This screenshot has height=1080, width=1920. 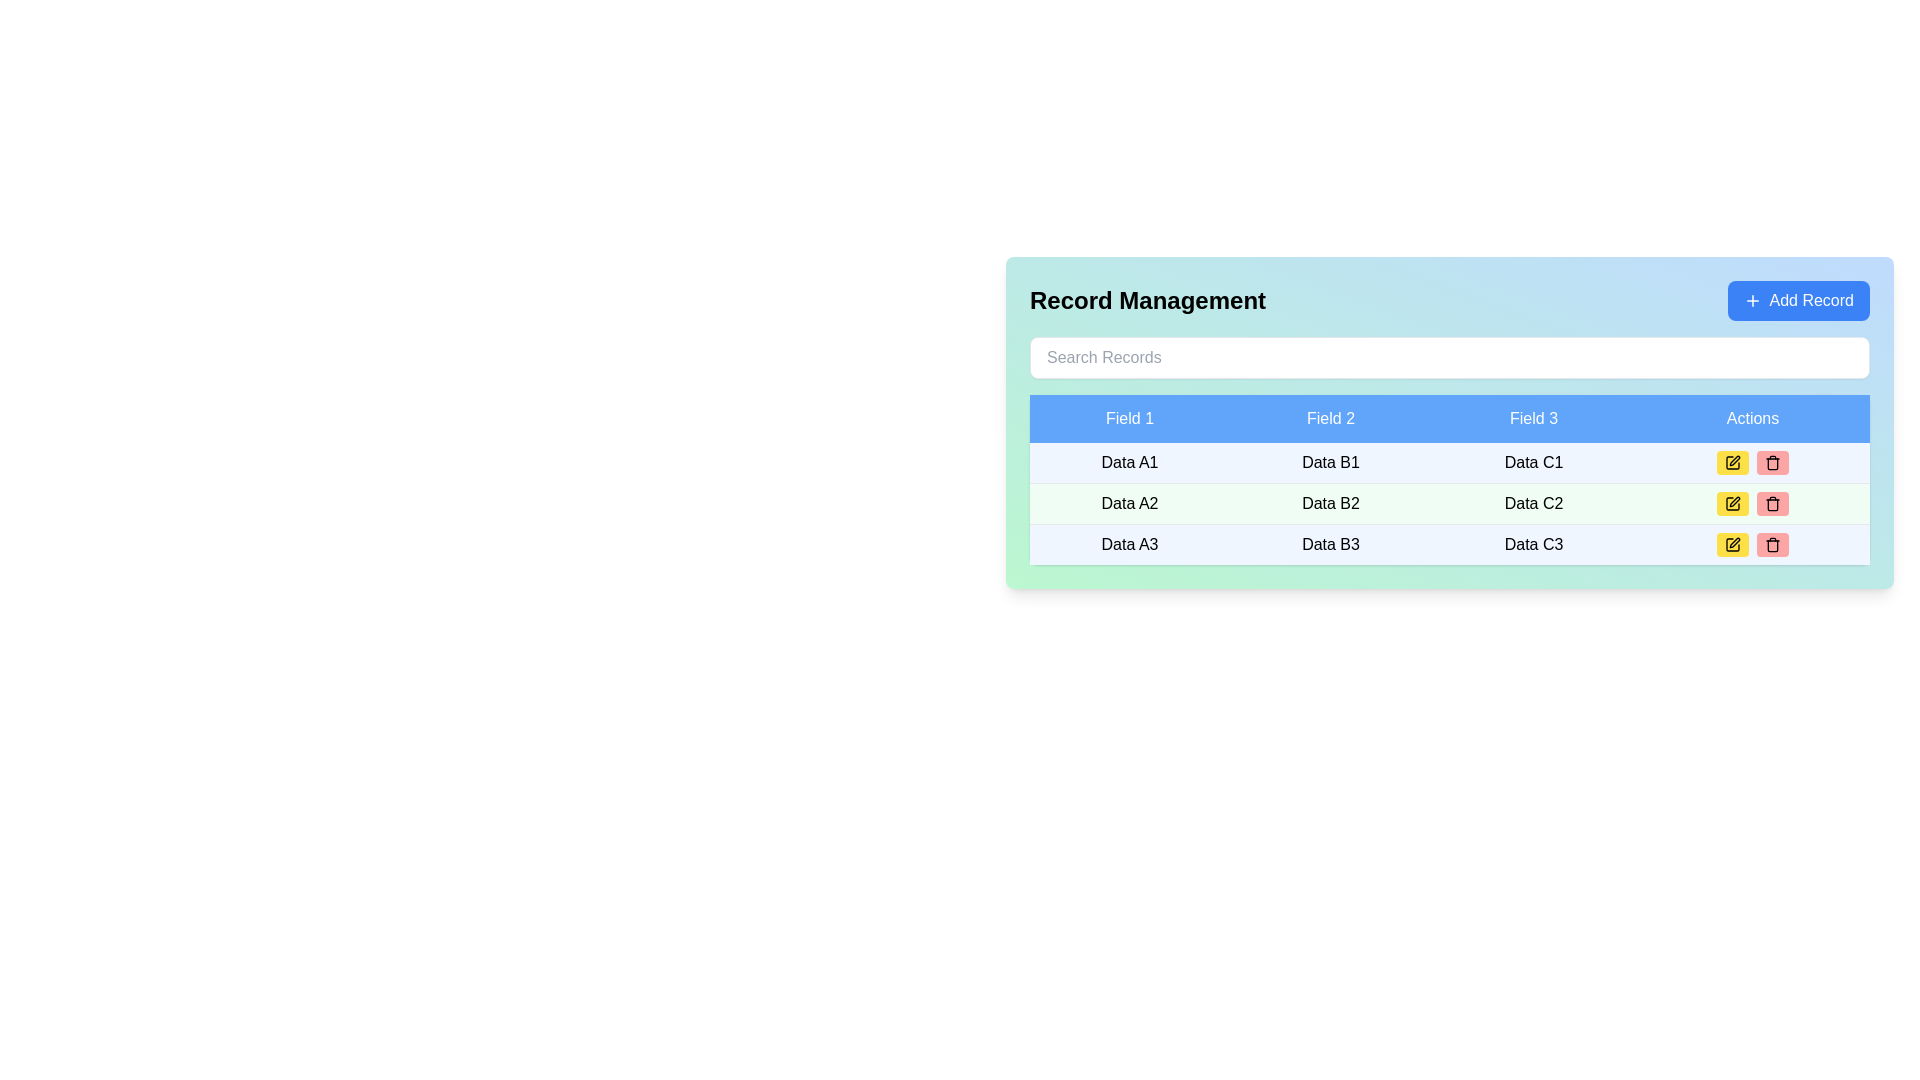 What do you see at coordinates (1772, 462) in the screenshot?
I see `the trash icon within the pink rounded rectangular button in the 'Actions' column of the third row of the data table` at bounding box center [1772, 462].